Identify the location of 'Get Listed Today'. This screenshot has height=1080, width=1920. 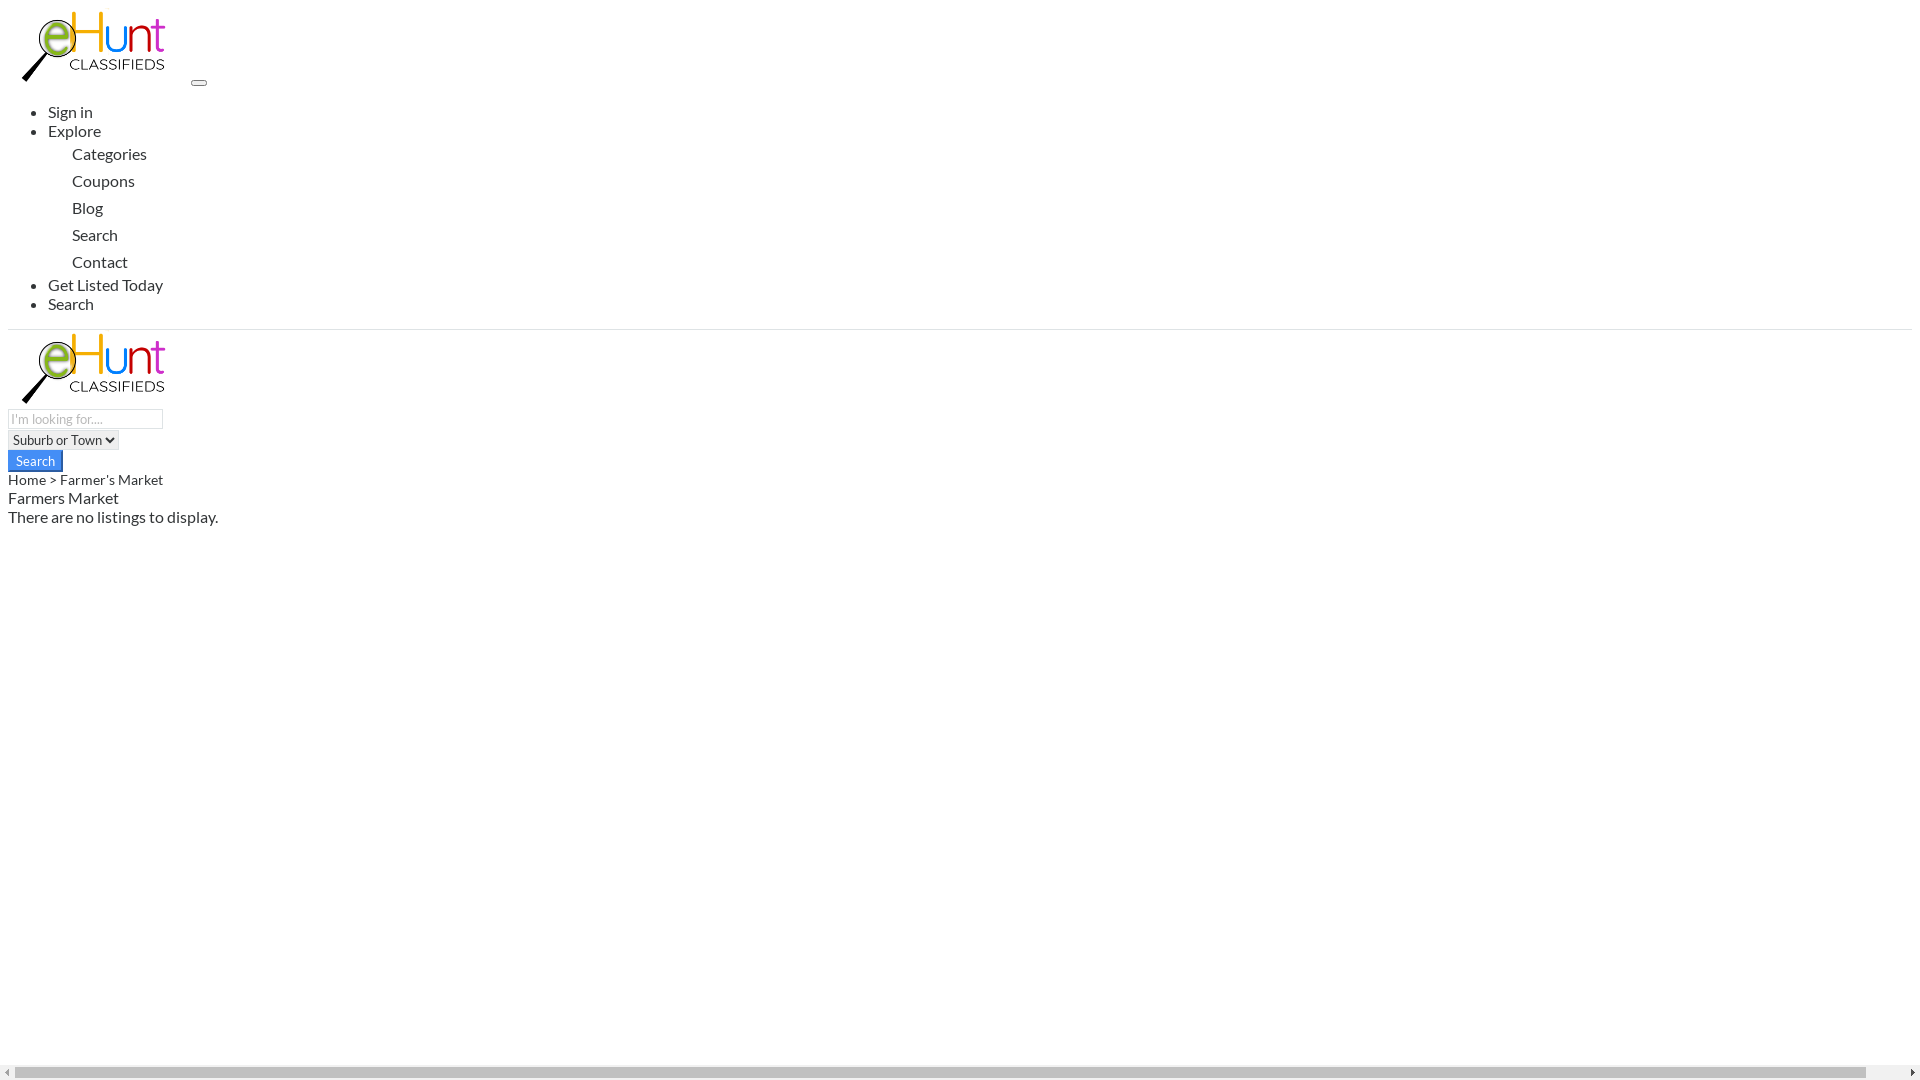
(104, 284).